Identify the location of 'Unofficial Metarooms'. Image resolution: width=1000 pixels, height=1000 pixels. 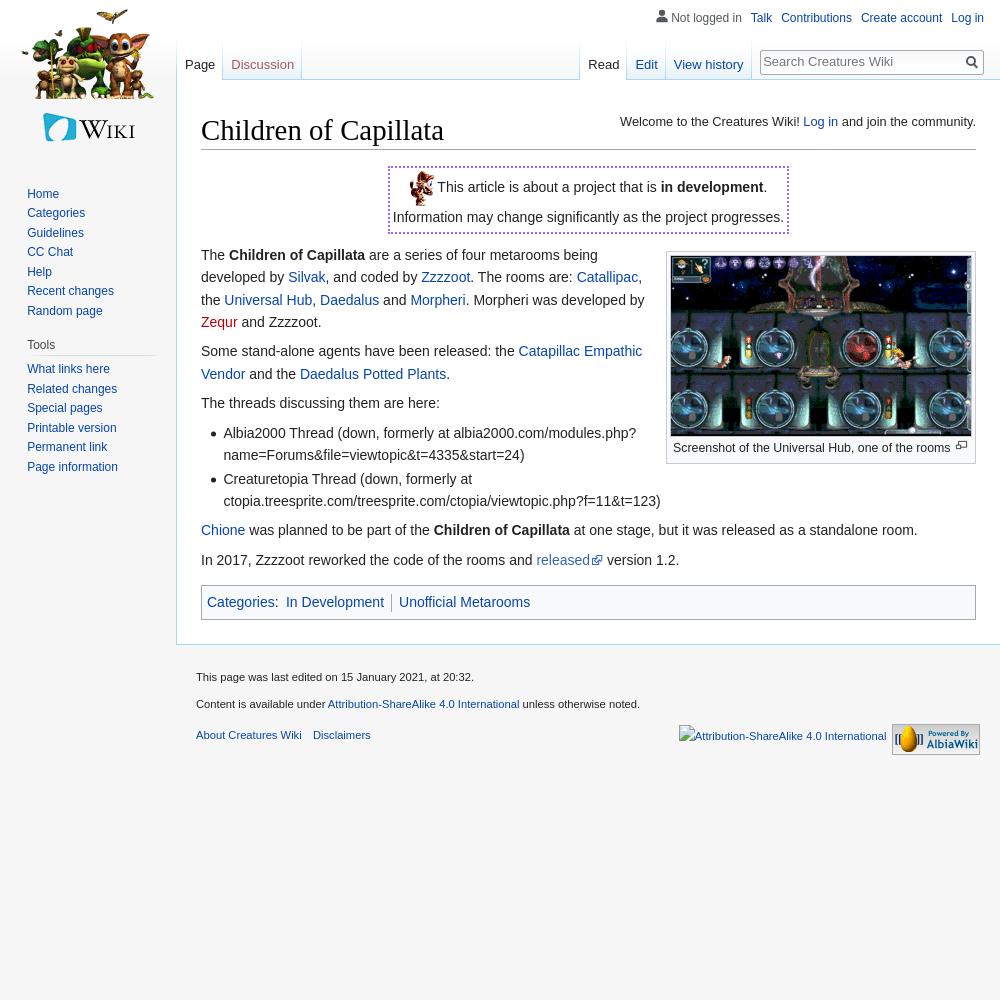
(399, 601).